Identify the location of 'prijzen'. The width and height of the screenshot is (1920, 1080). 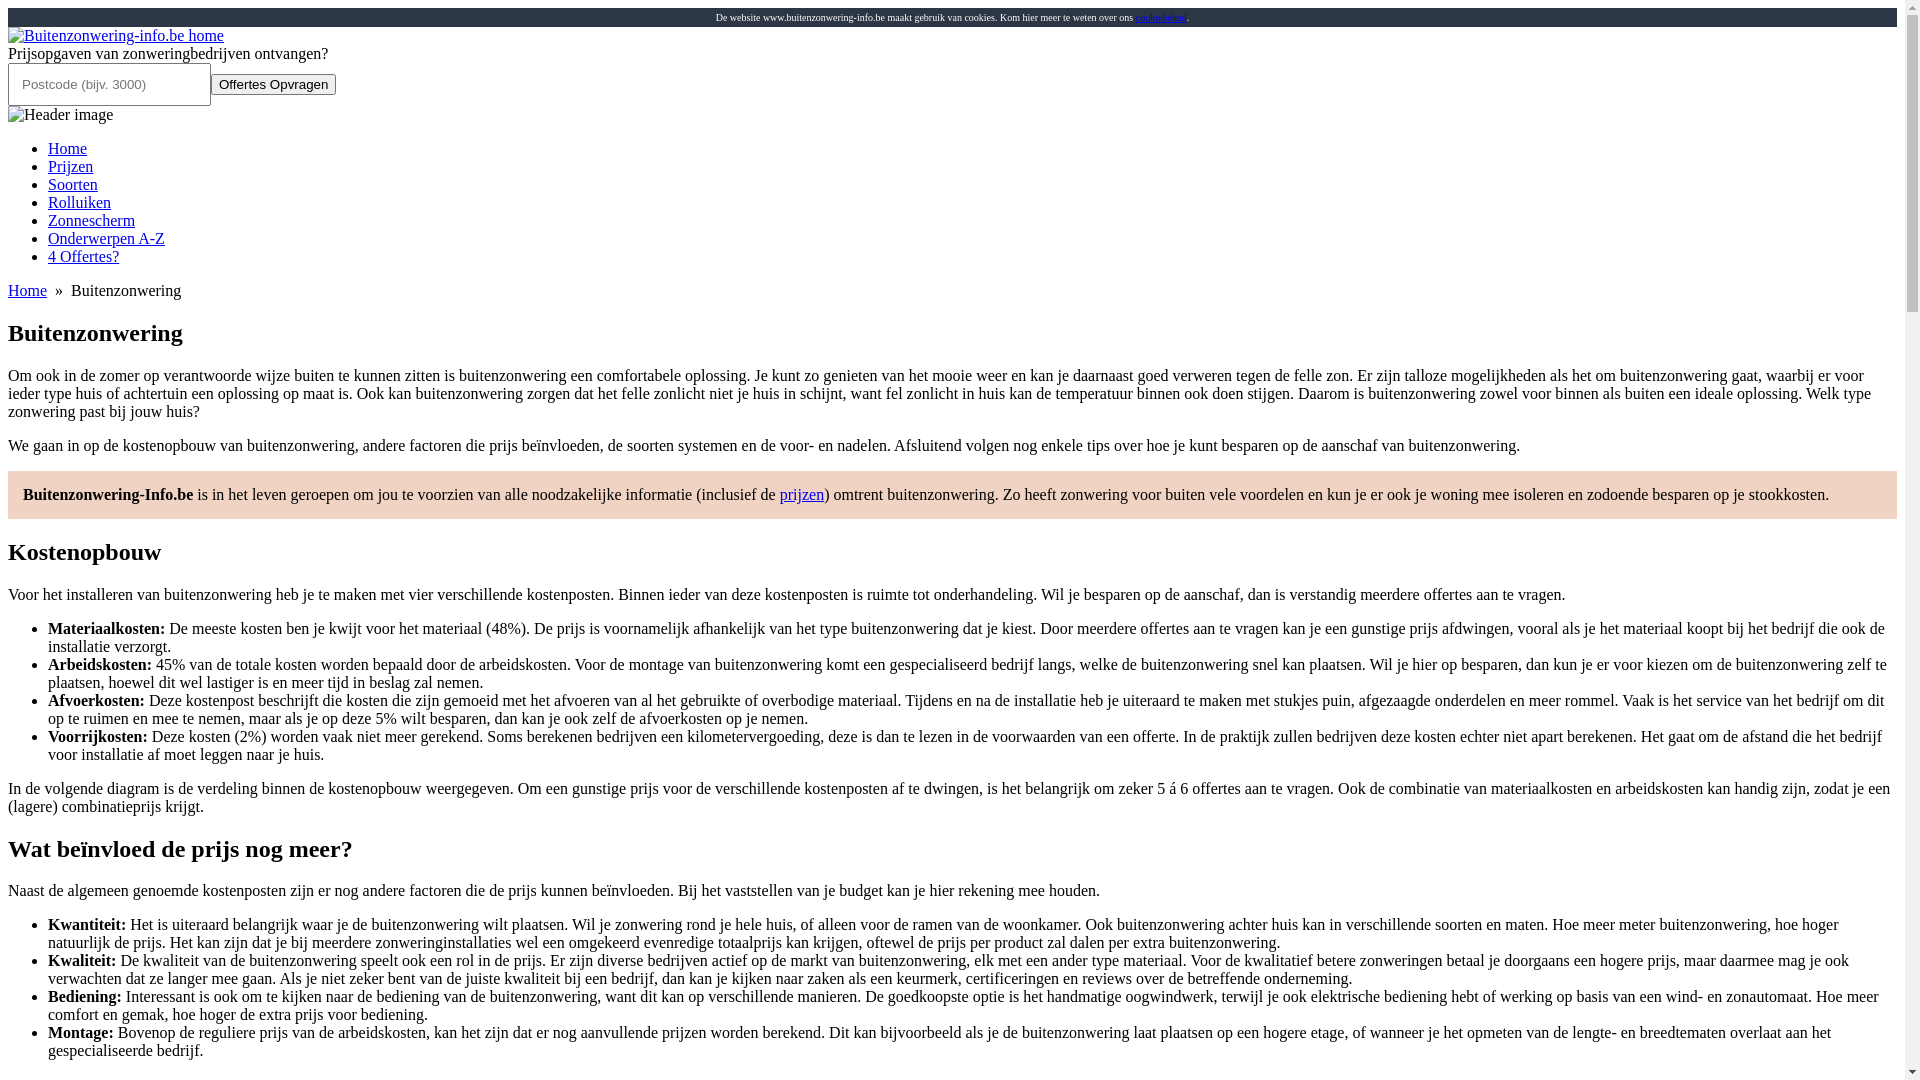
(778, 494).